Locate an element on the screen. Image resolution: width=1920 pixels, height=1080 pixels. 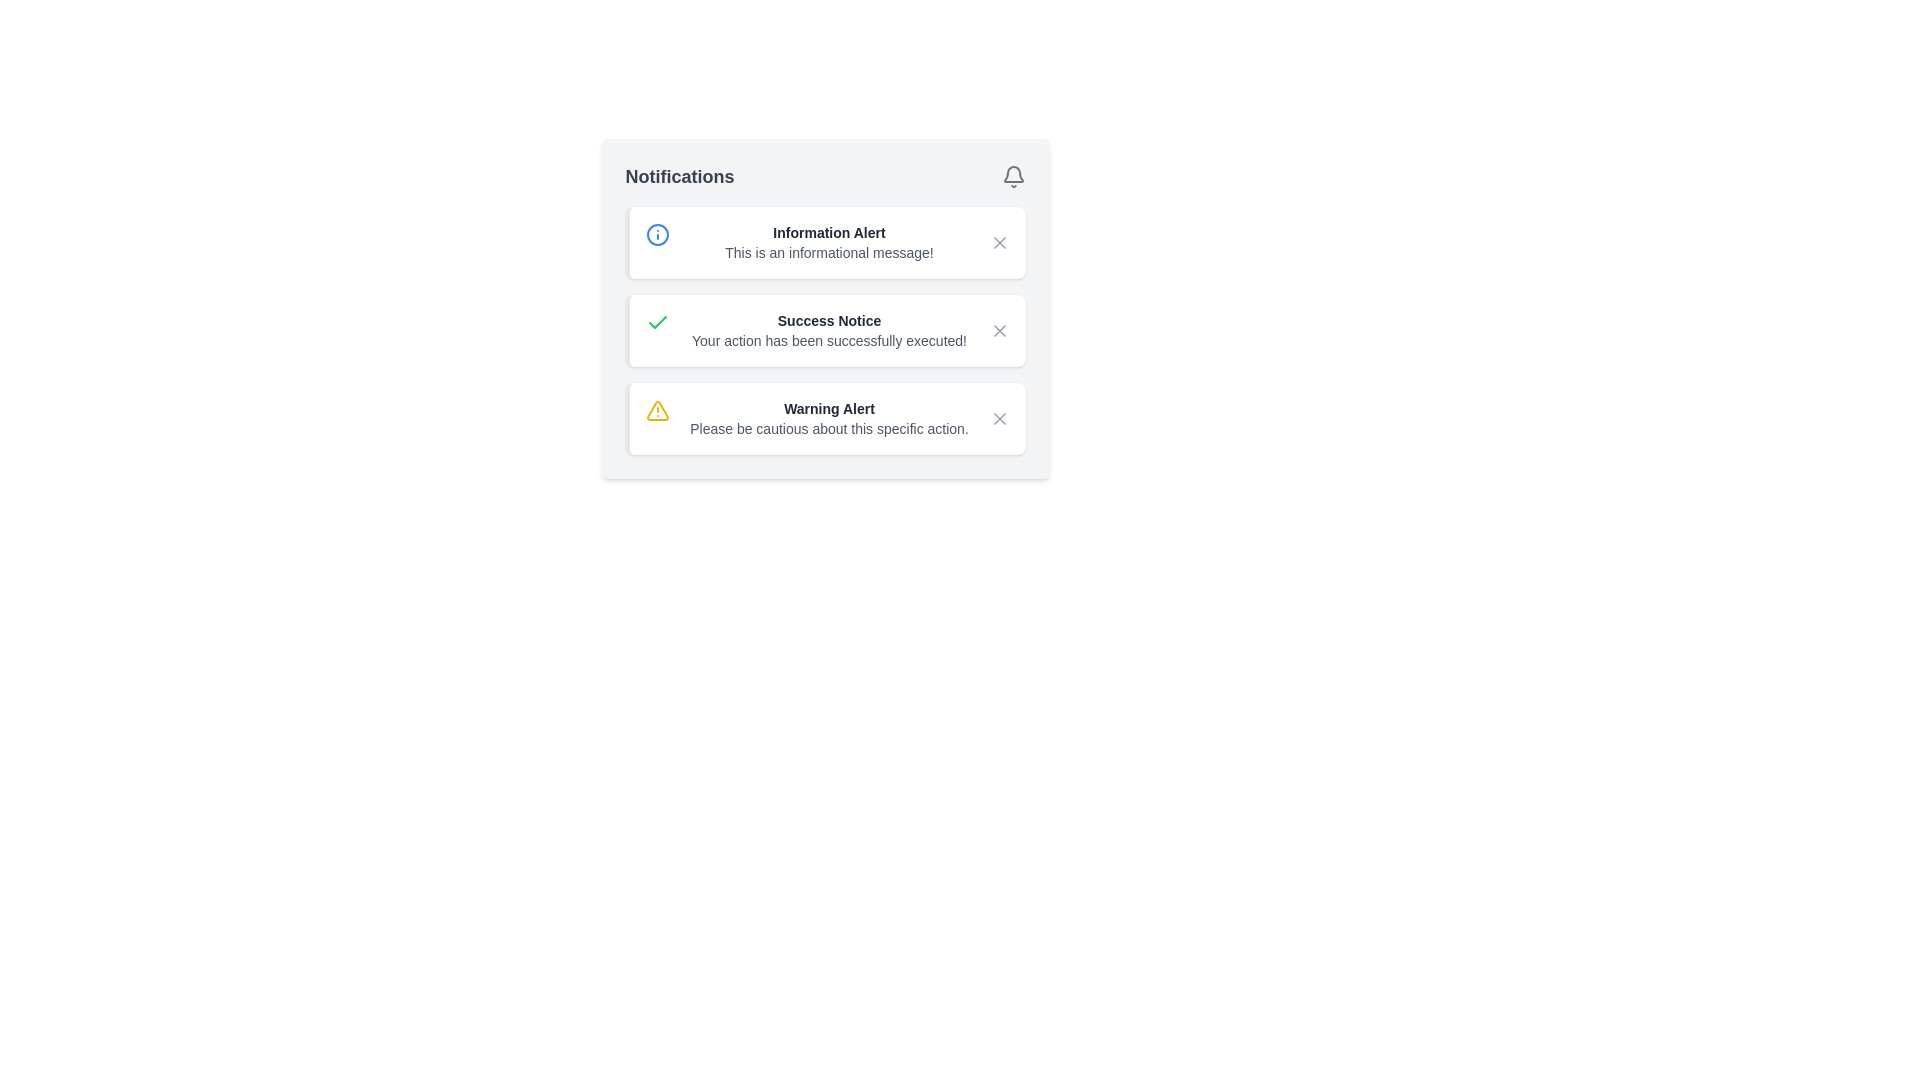
the green checkmark icon located in the top-left corner of the 'Success Notice' notification box, indicating success or confirmation is located at coordinates (657, 330).